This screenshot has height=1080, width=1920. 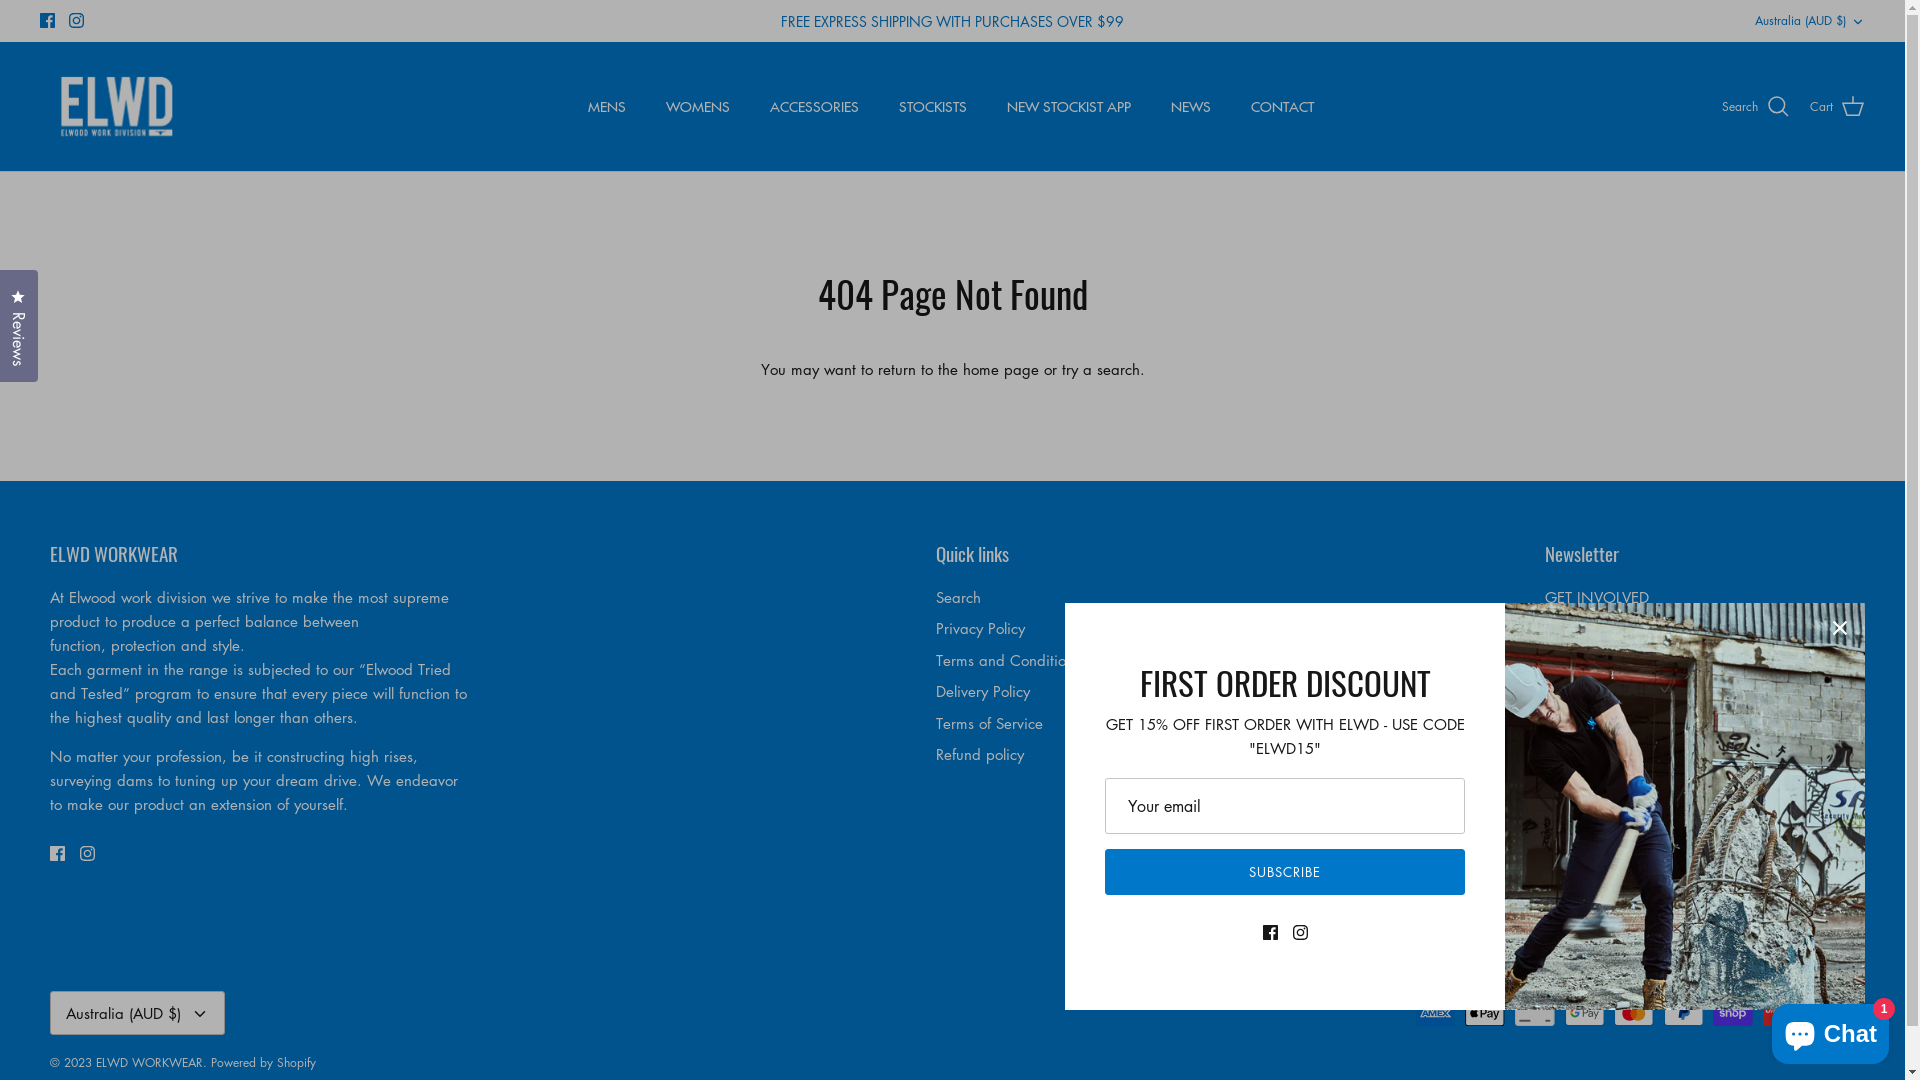 What do you see at coordinates (1809, 21) in the screenshot?
I see `'Australia (AUD $)` at bounding box center [1809, 21].